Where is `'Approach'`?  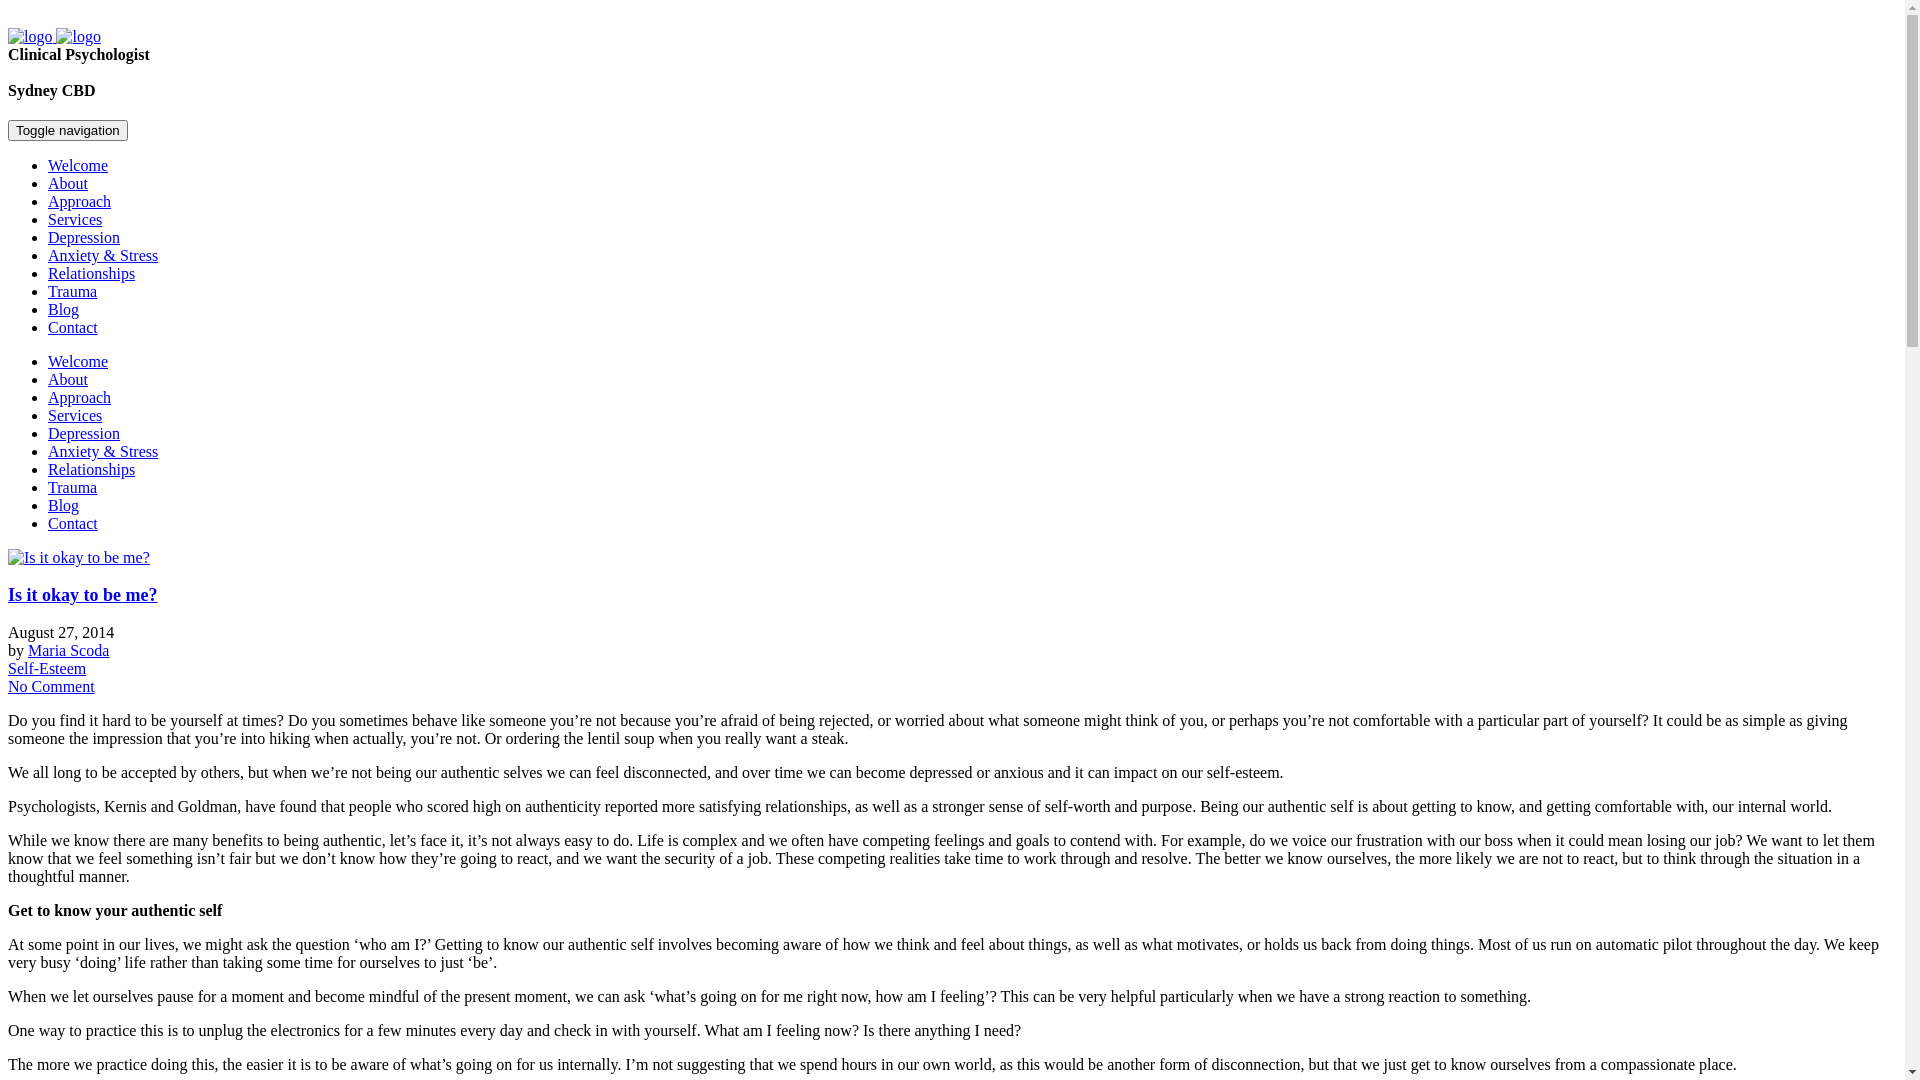 'Approach' is located at coordinates (79, 397).